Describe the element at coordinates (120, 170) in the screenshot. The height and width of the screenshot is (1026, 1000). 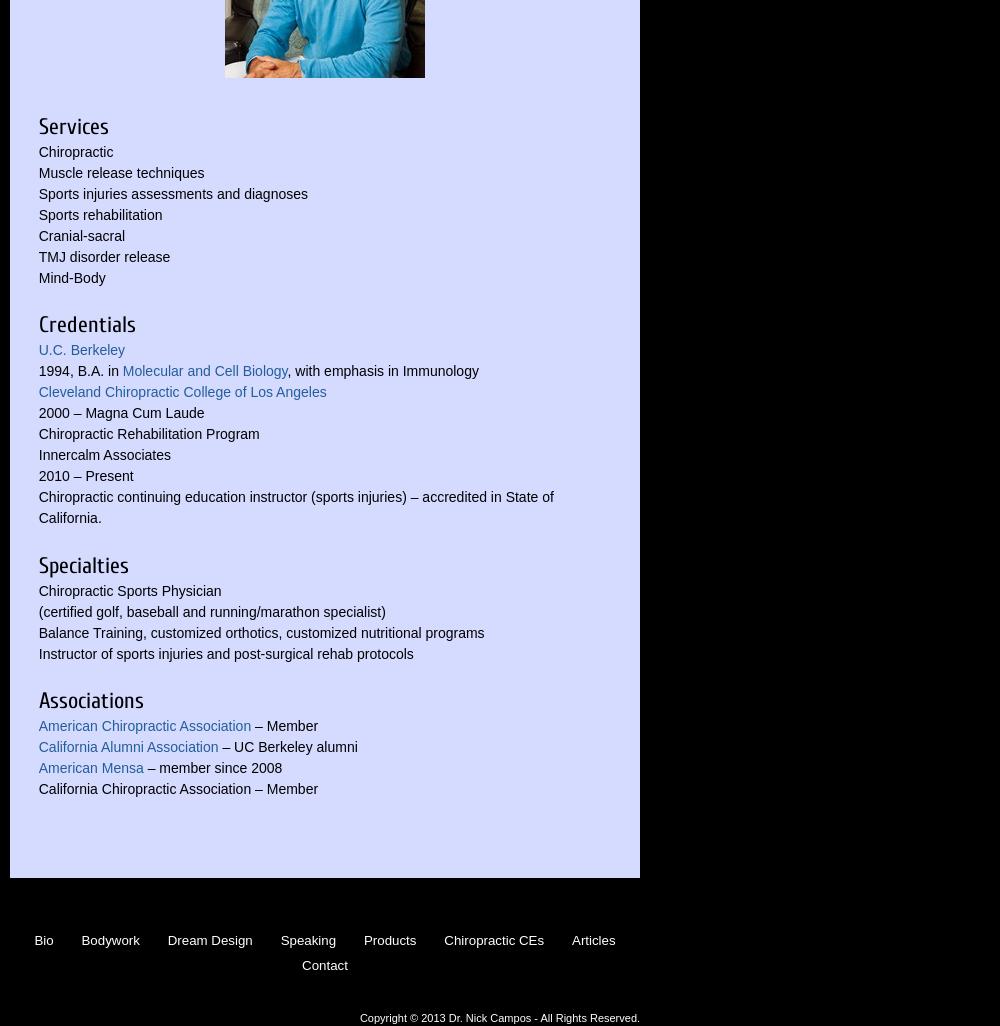
I see `'Muscle release techniques'` at that location.